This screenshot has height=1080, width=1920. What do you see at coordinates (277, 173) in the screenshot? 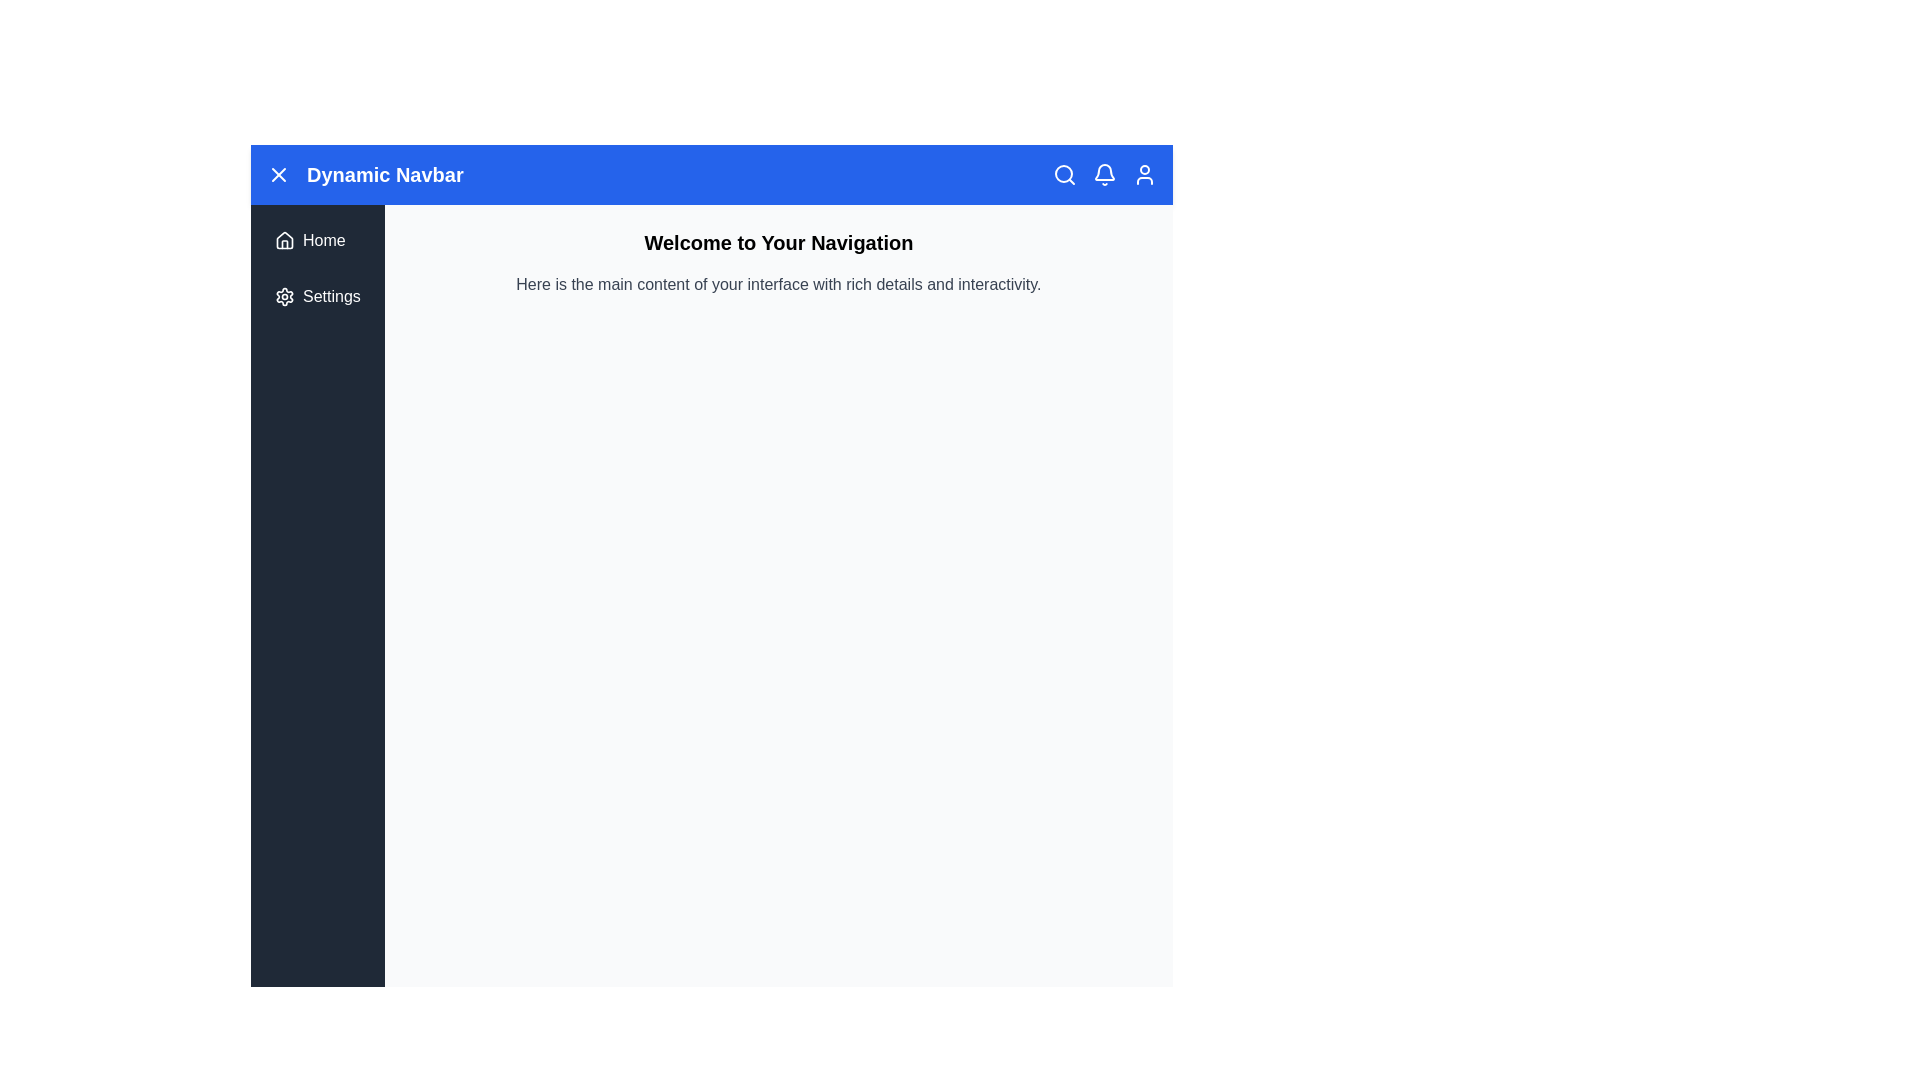
I see `the SVG-based cross icon located near the 'Dynamic Navbar' text label` at bounding box center [277, 173].